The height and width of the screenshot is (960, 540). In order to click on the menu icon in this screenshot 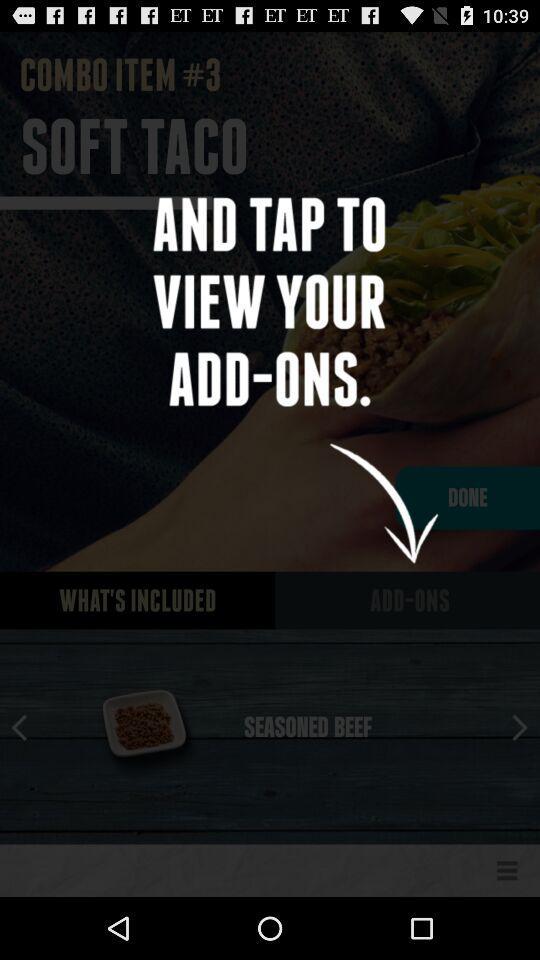, I will do `click(507, 931)`.